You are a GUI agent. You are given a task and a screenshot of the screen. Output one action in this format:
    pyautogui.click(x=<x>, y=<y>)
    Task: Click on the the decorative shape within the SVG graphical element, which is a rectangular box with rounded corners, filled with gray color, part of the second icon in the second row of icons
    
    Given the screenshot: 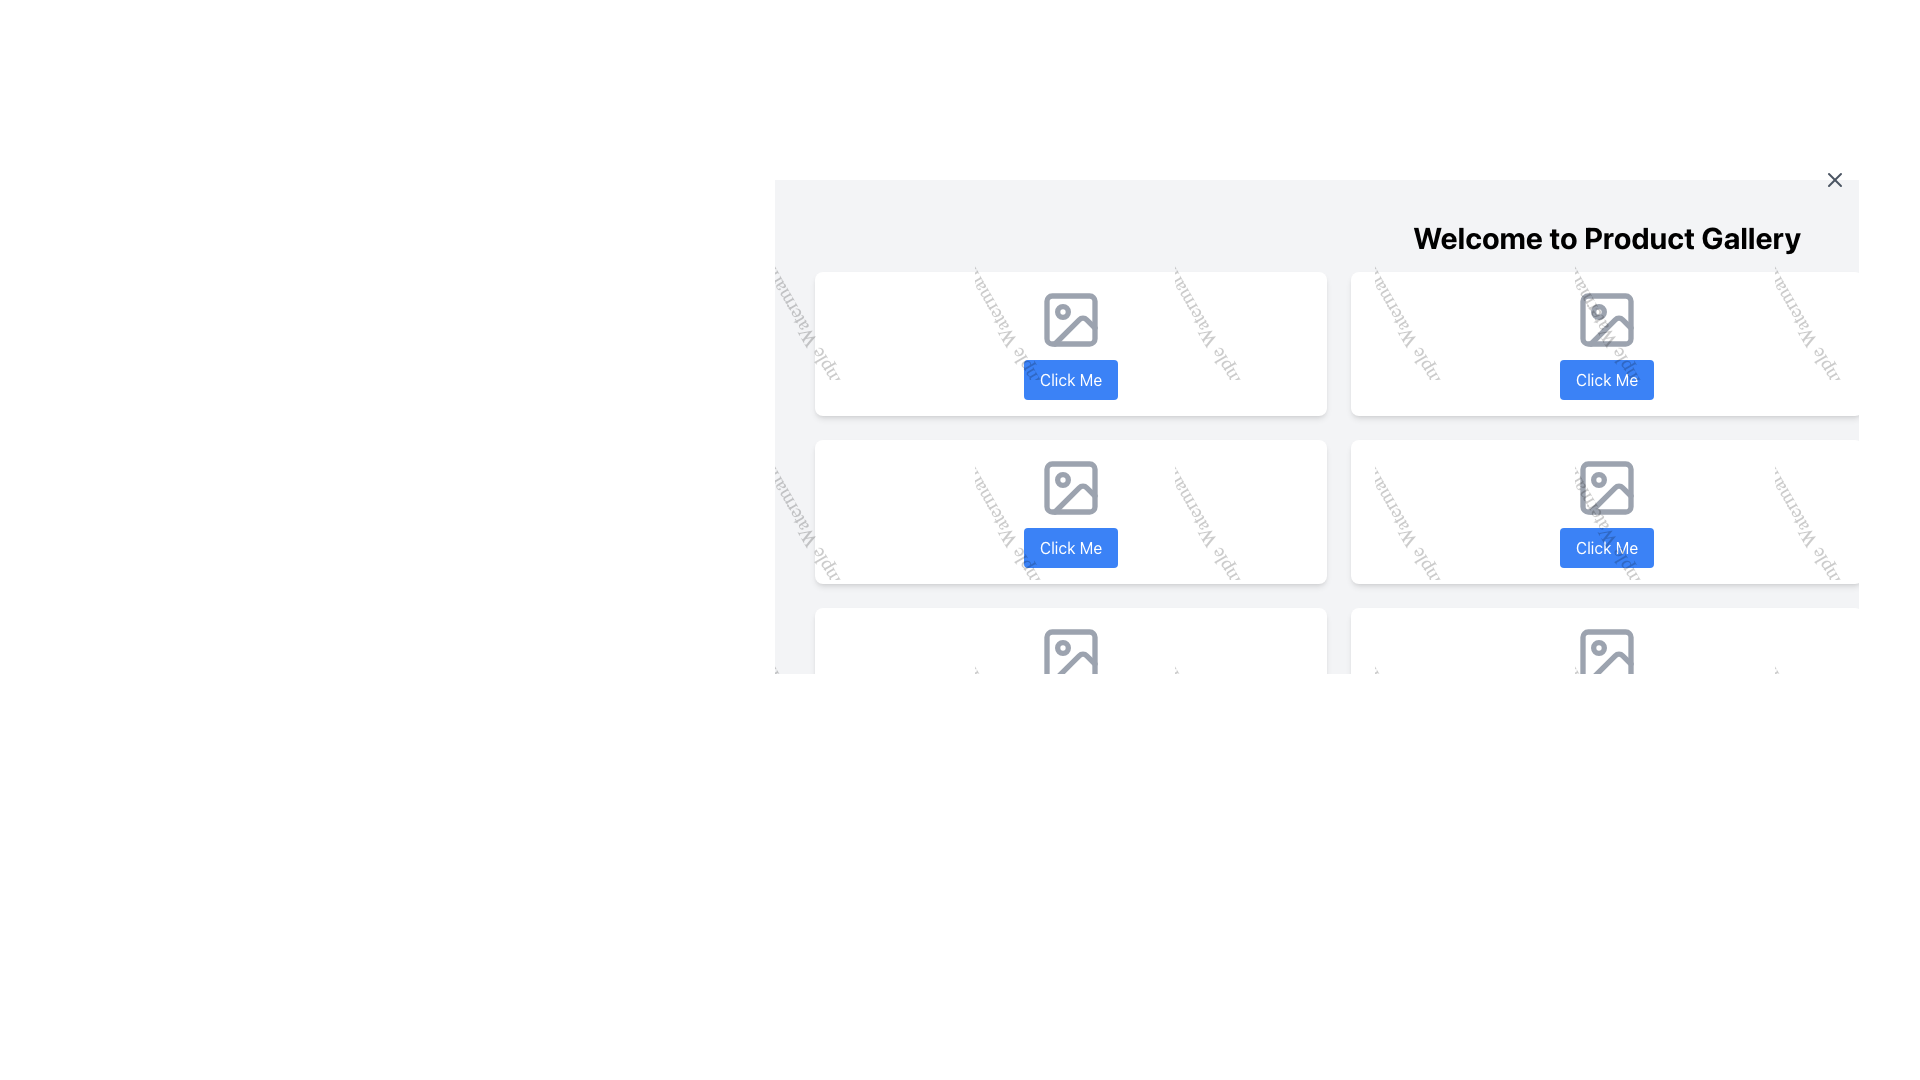 What is the action you would take?
    pyautogui.click(x=1069, y=488)
    